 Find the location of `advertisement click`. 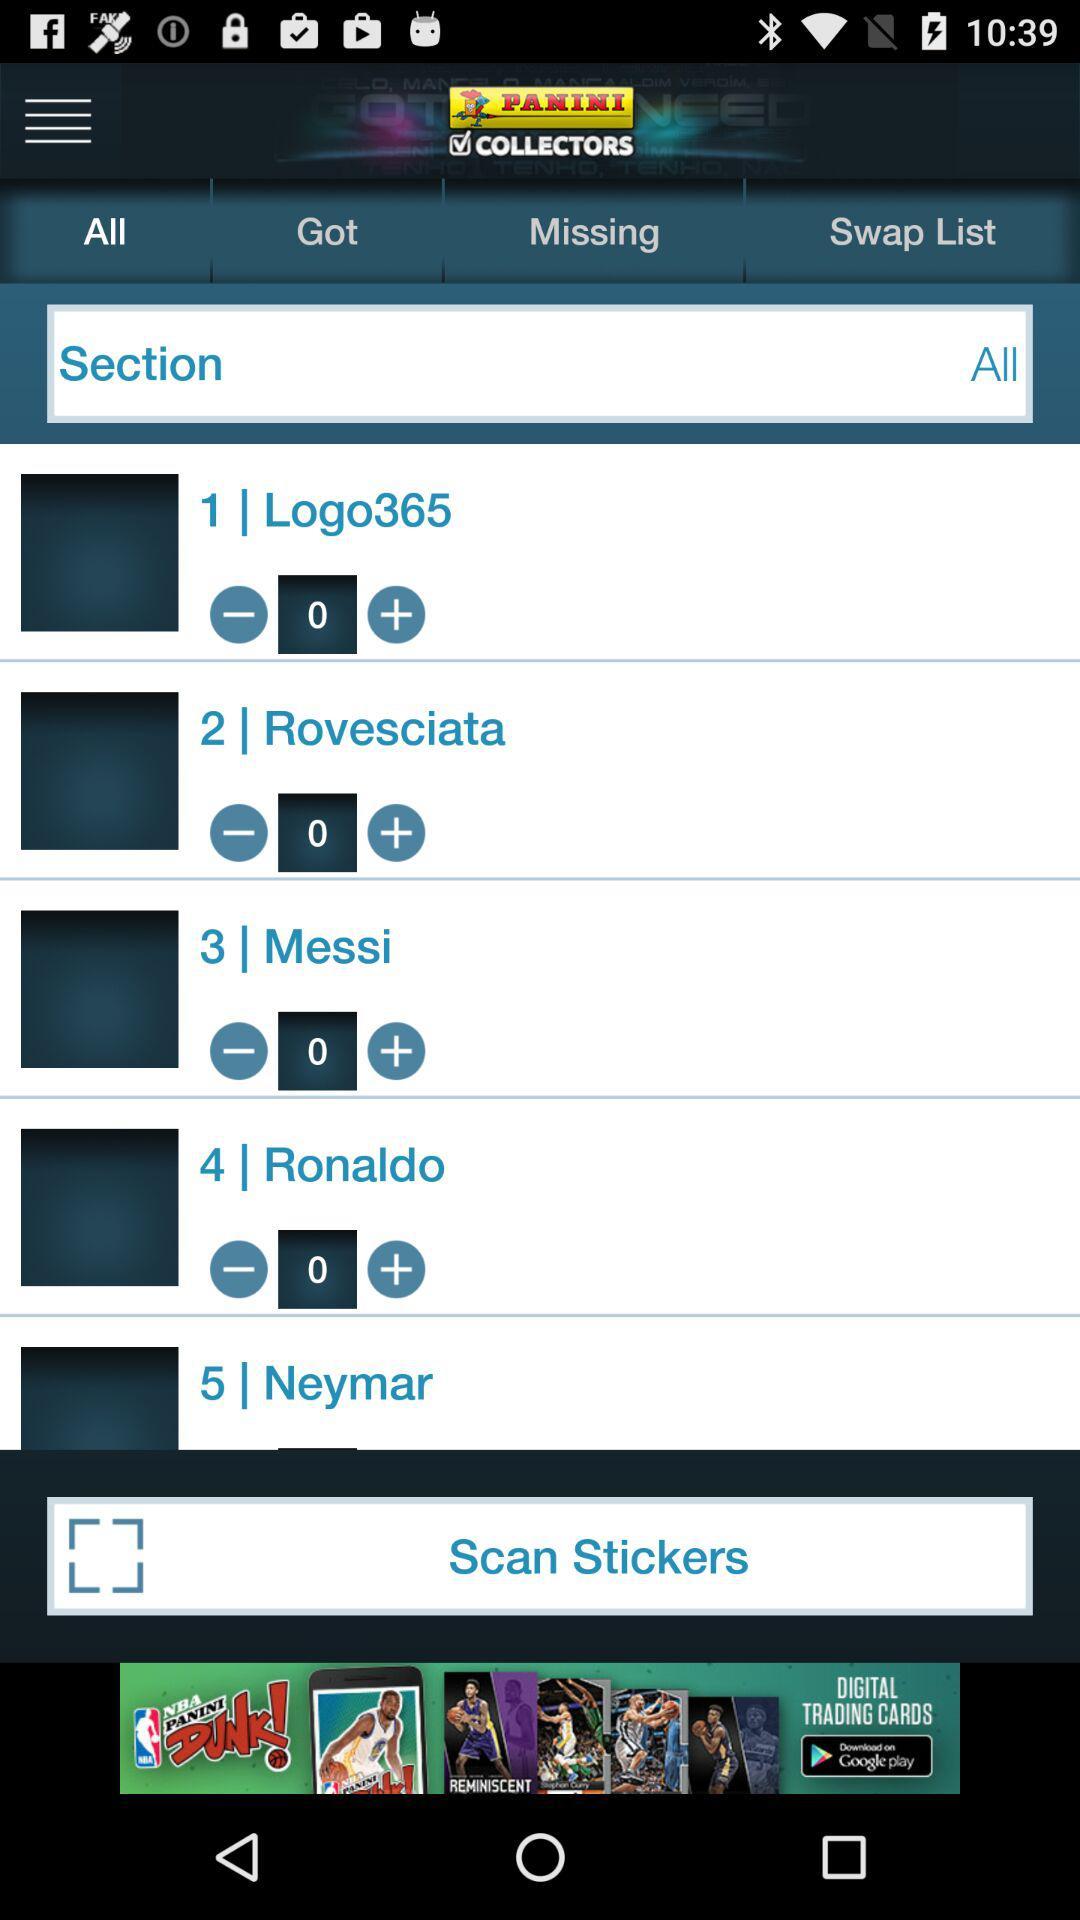

advertisement click is located at coordinates (540, 1727).